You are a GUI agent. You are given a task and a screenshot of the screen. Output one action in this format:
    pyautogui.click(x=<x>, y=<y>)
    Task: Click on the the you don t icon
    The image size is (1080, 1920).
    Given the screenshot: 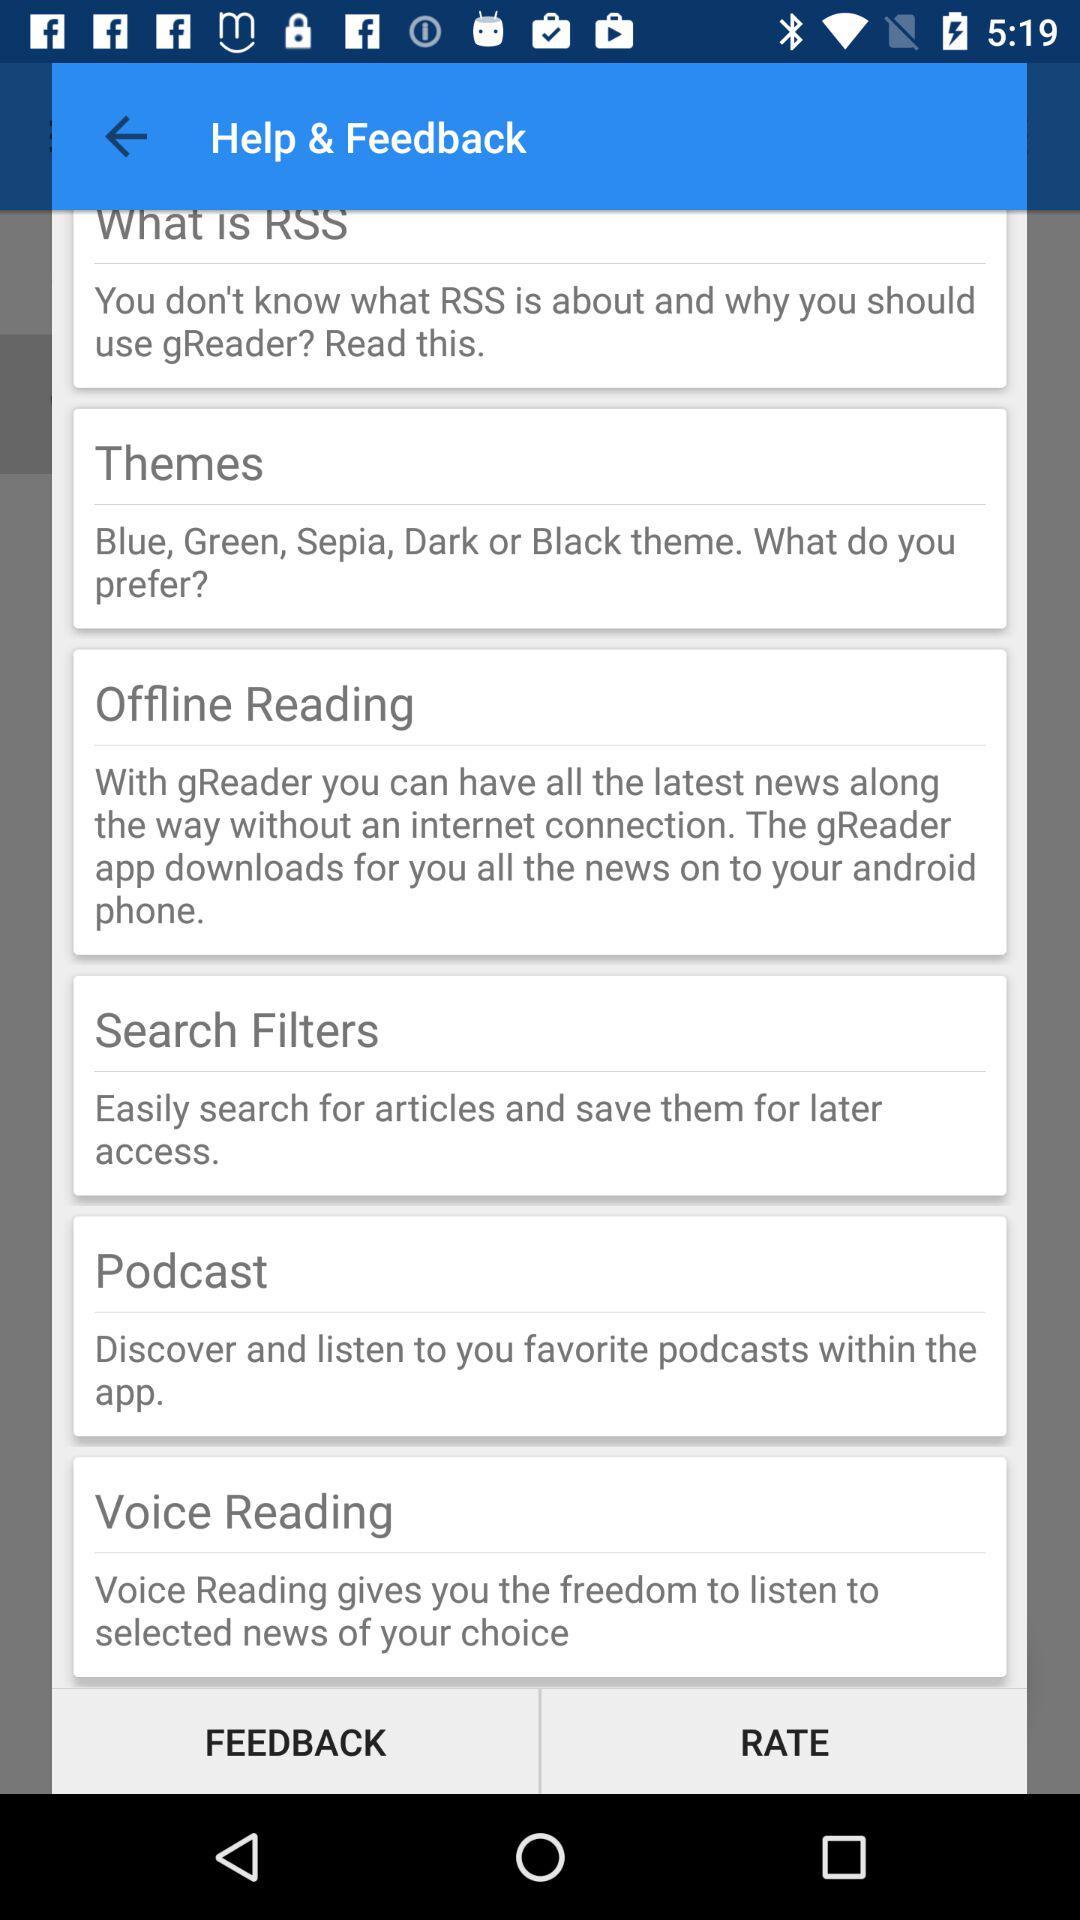 What is the action you would take?
    pyautogui.click(x=540, y=320)
    